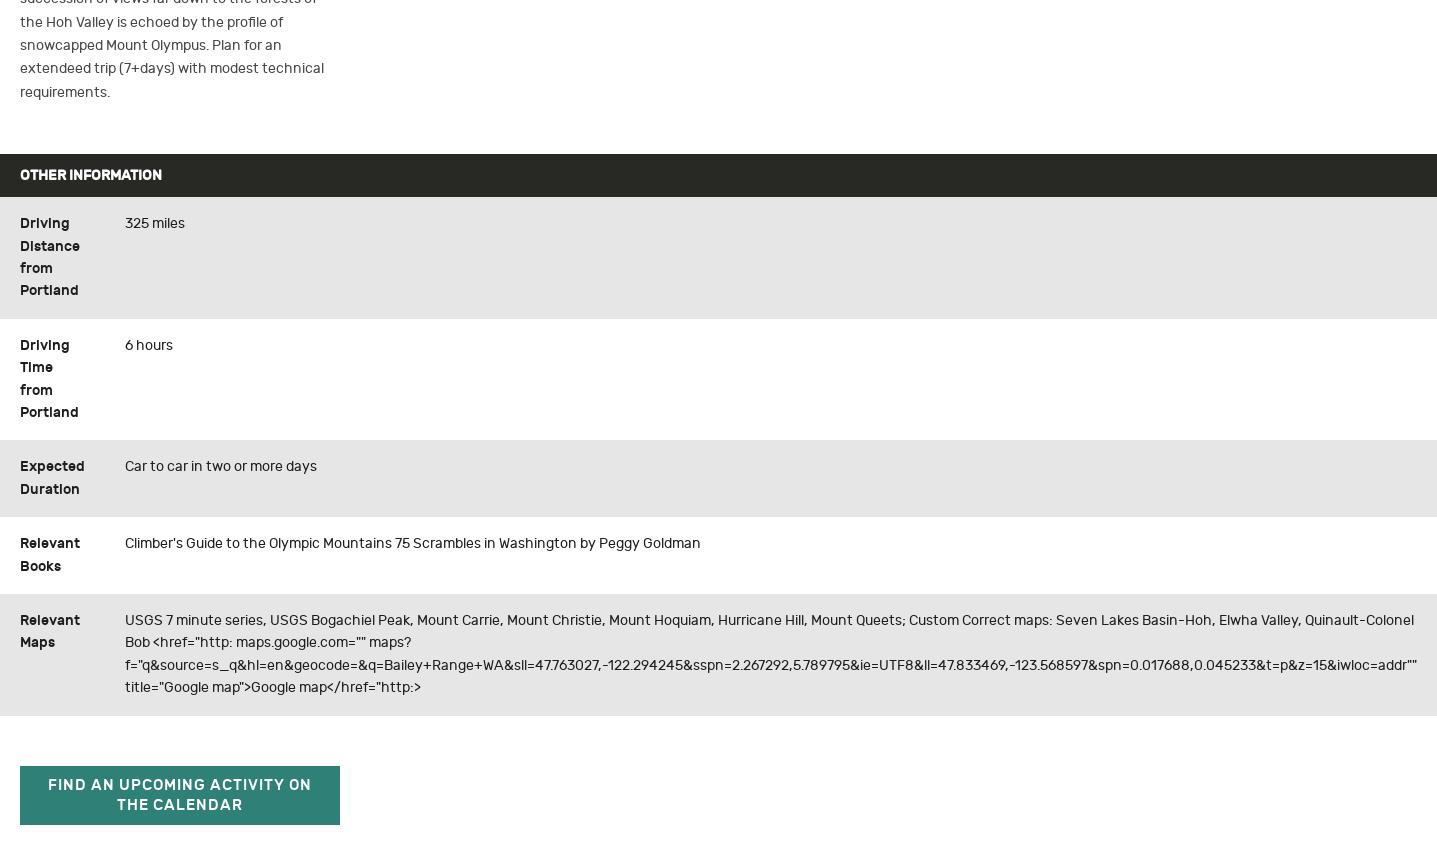  What do you see at coordinates (220, 466) in the screenshot?
I see `'Car to car in two or more days'` at bounding box center [220, 466].